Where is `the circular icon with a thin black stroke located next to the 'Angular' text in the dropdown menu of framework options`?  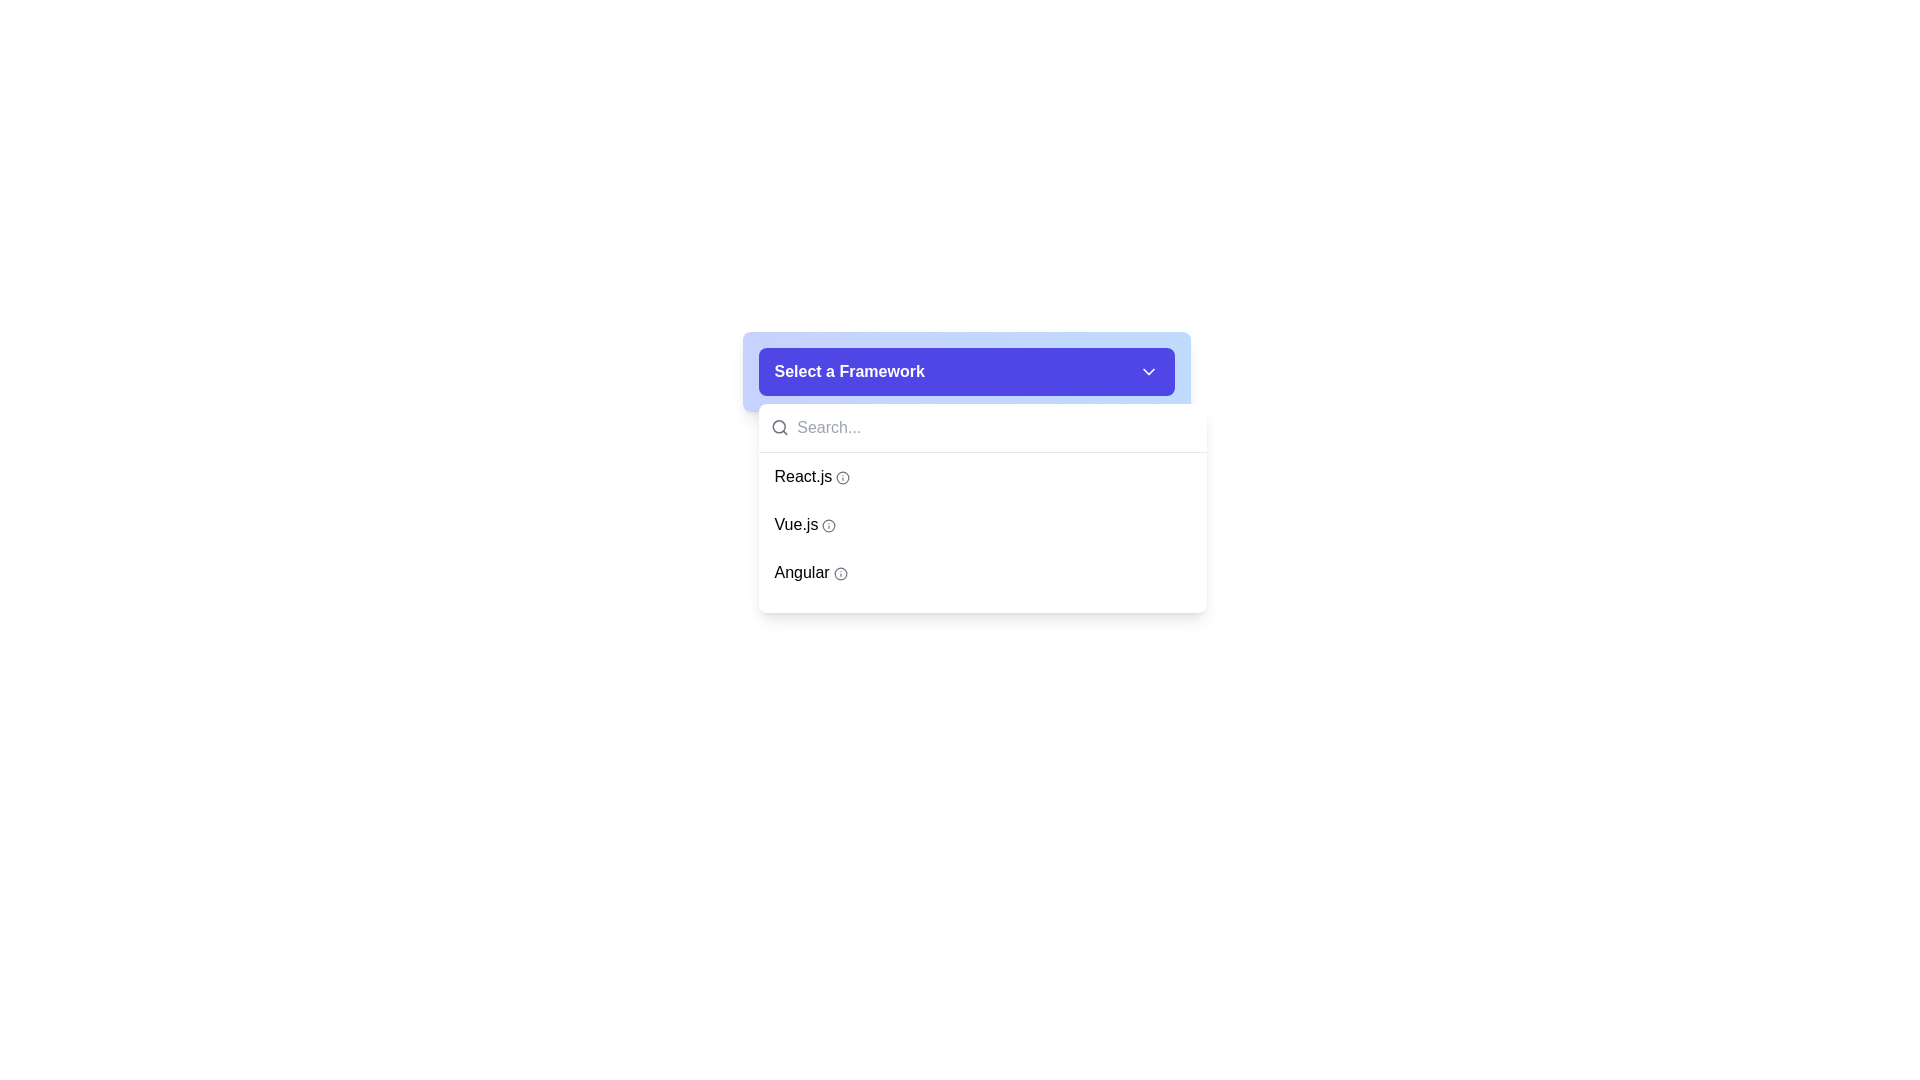
the circular icon with a thin black stroke located next to the 'Angular' text in the dropdown menu of framework options is located at coordinates (840, 573).